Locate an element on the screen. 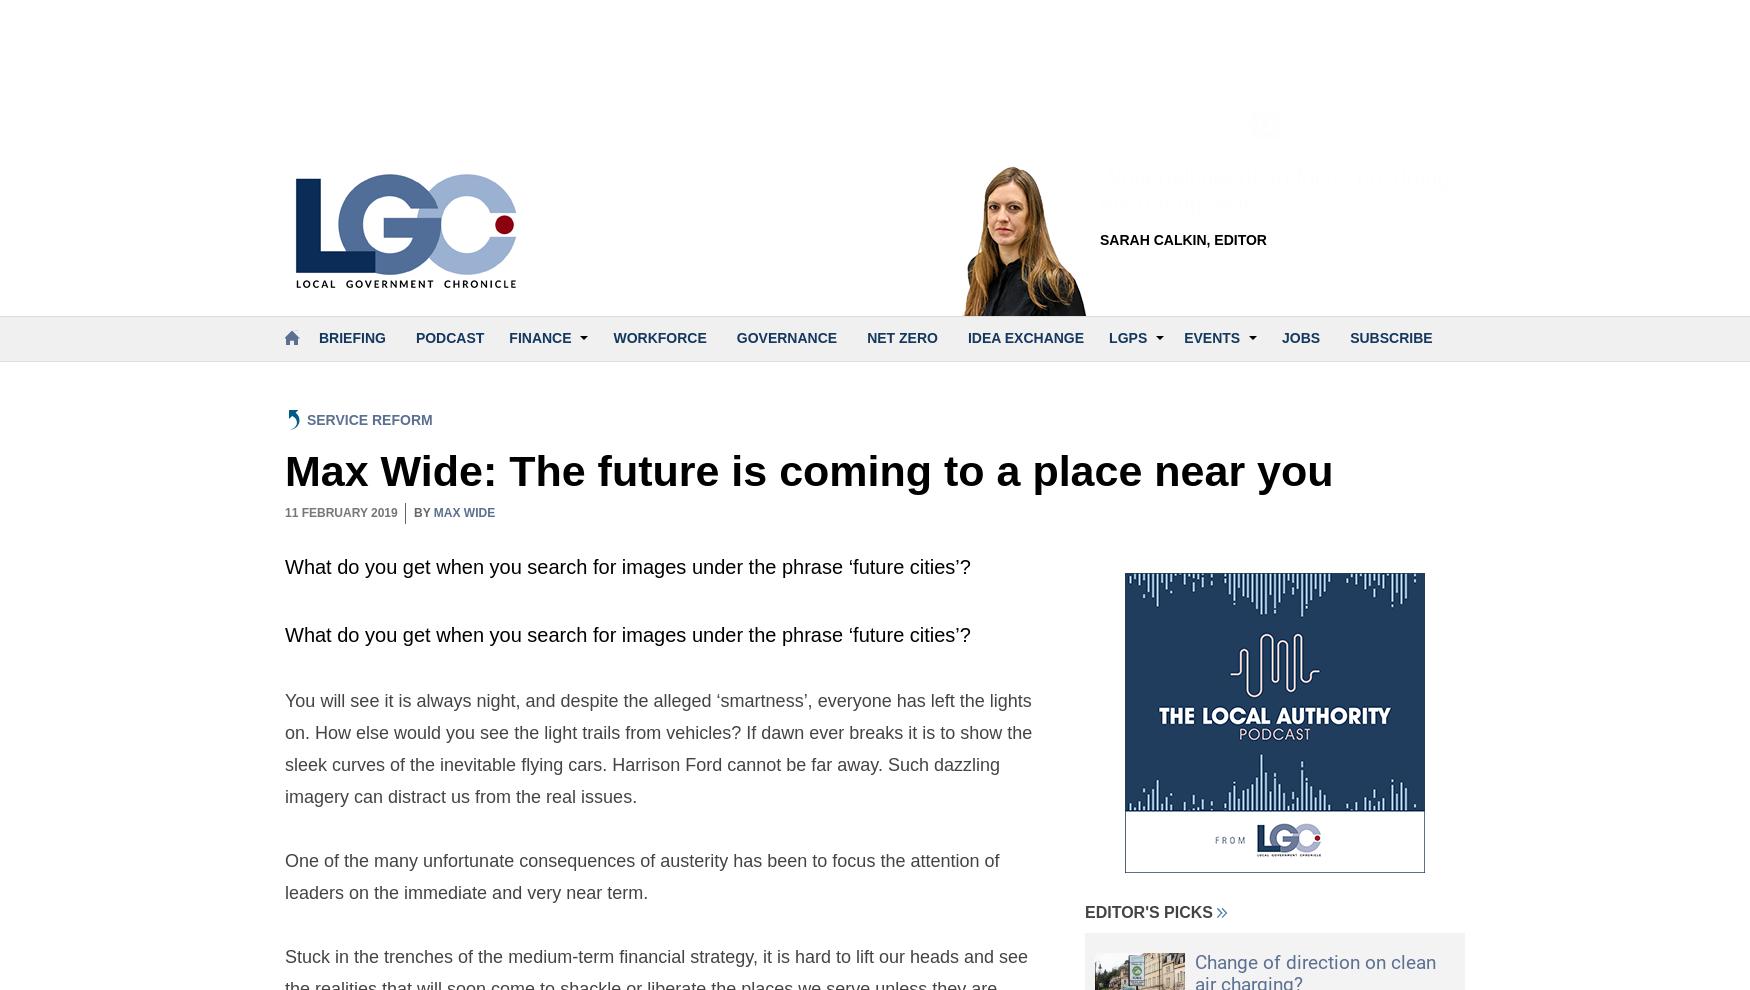 The height and width of the screenshot is (990, 1750). 'LGPS' is located at coordinates (1127, 336).